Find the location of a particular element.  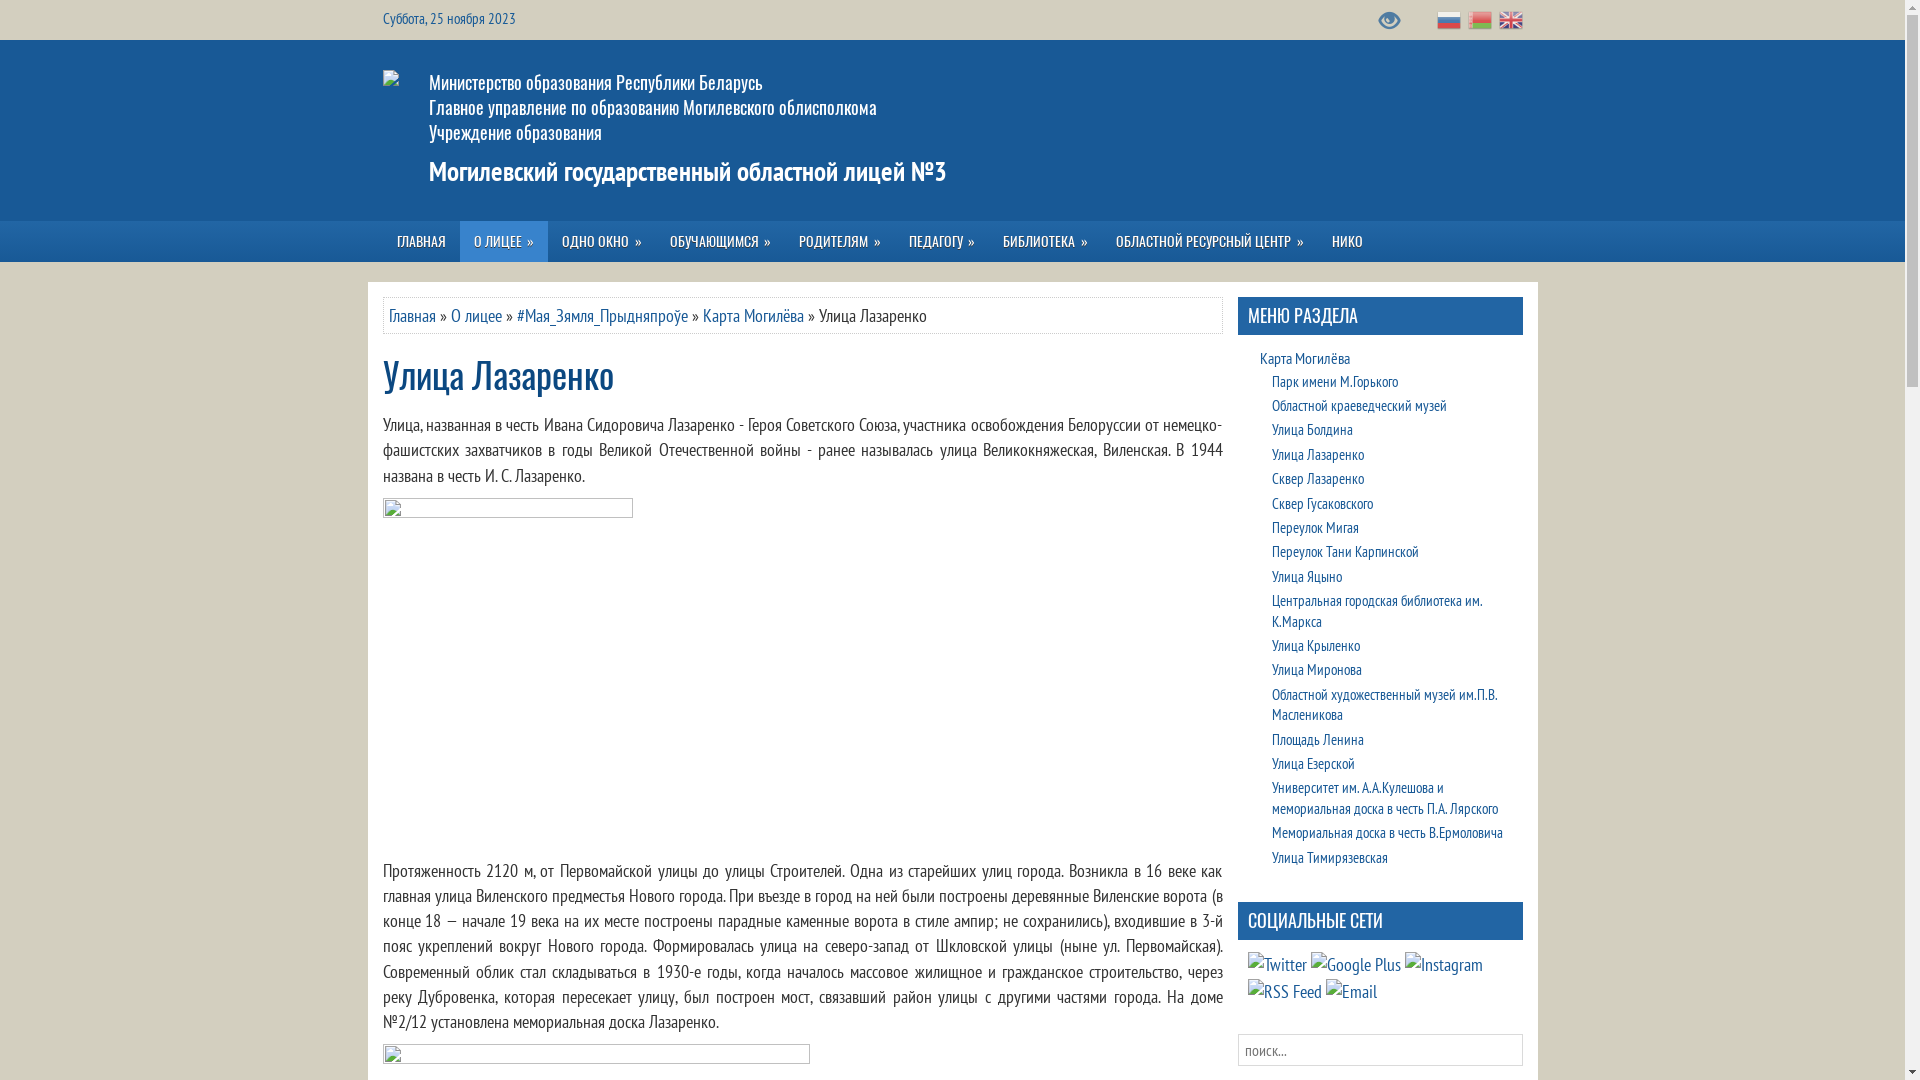

'Email' is located at coordinates (1351, 991).